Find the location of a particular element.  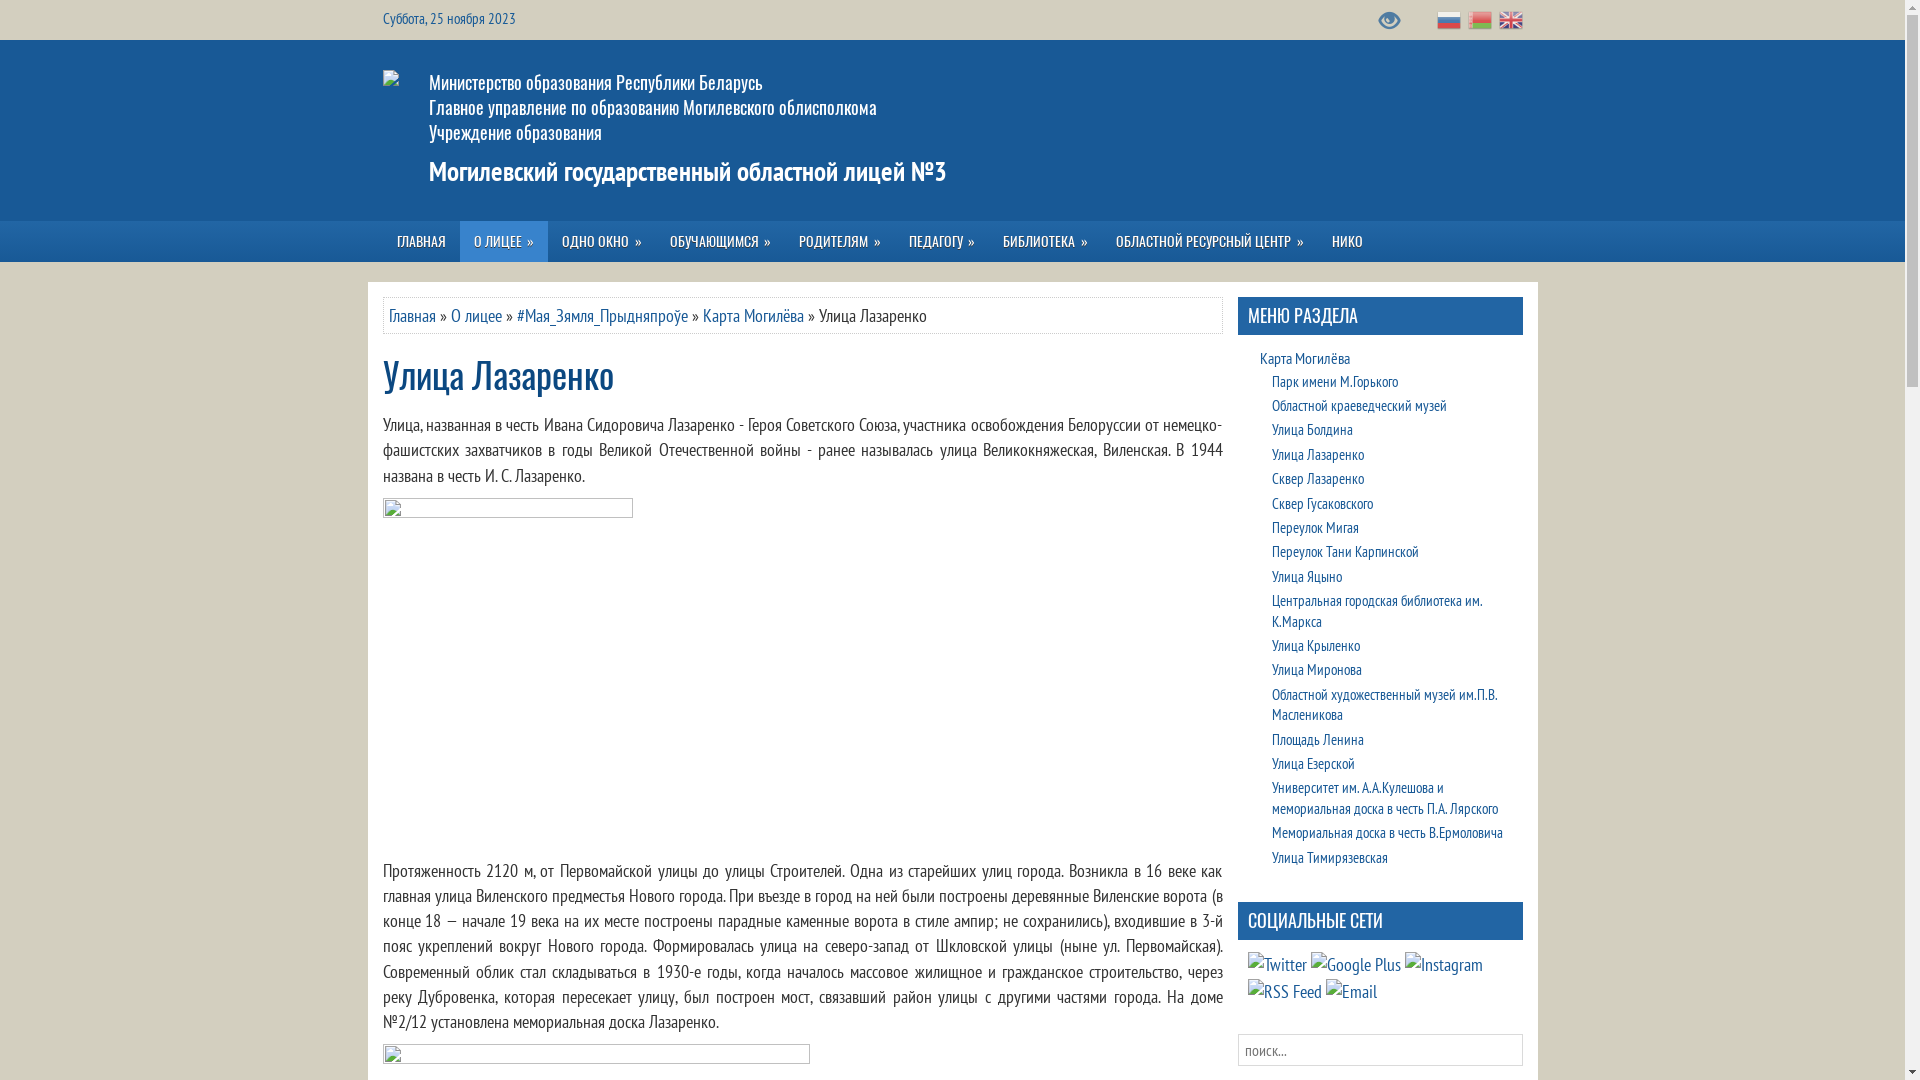

'Email' is located at coordinates (1351, 991).